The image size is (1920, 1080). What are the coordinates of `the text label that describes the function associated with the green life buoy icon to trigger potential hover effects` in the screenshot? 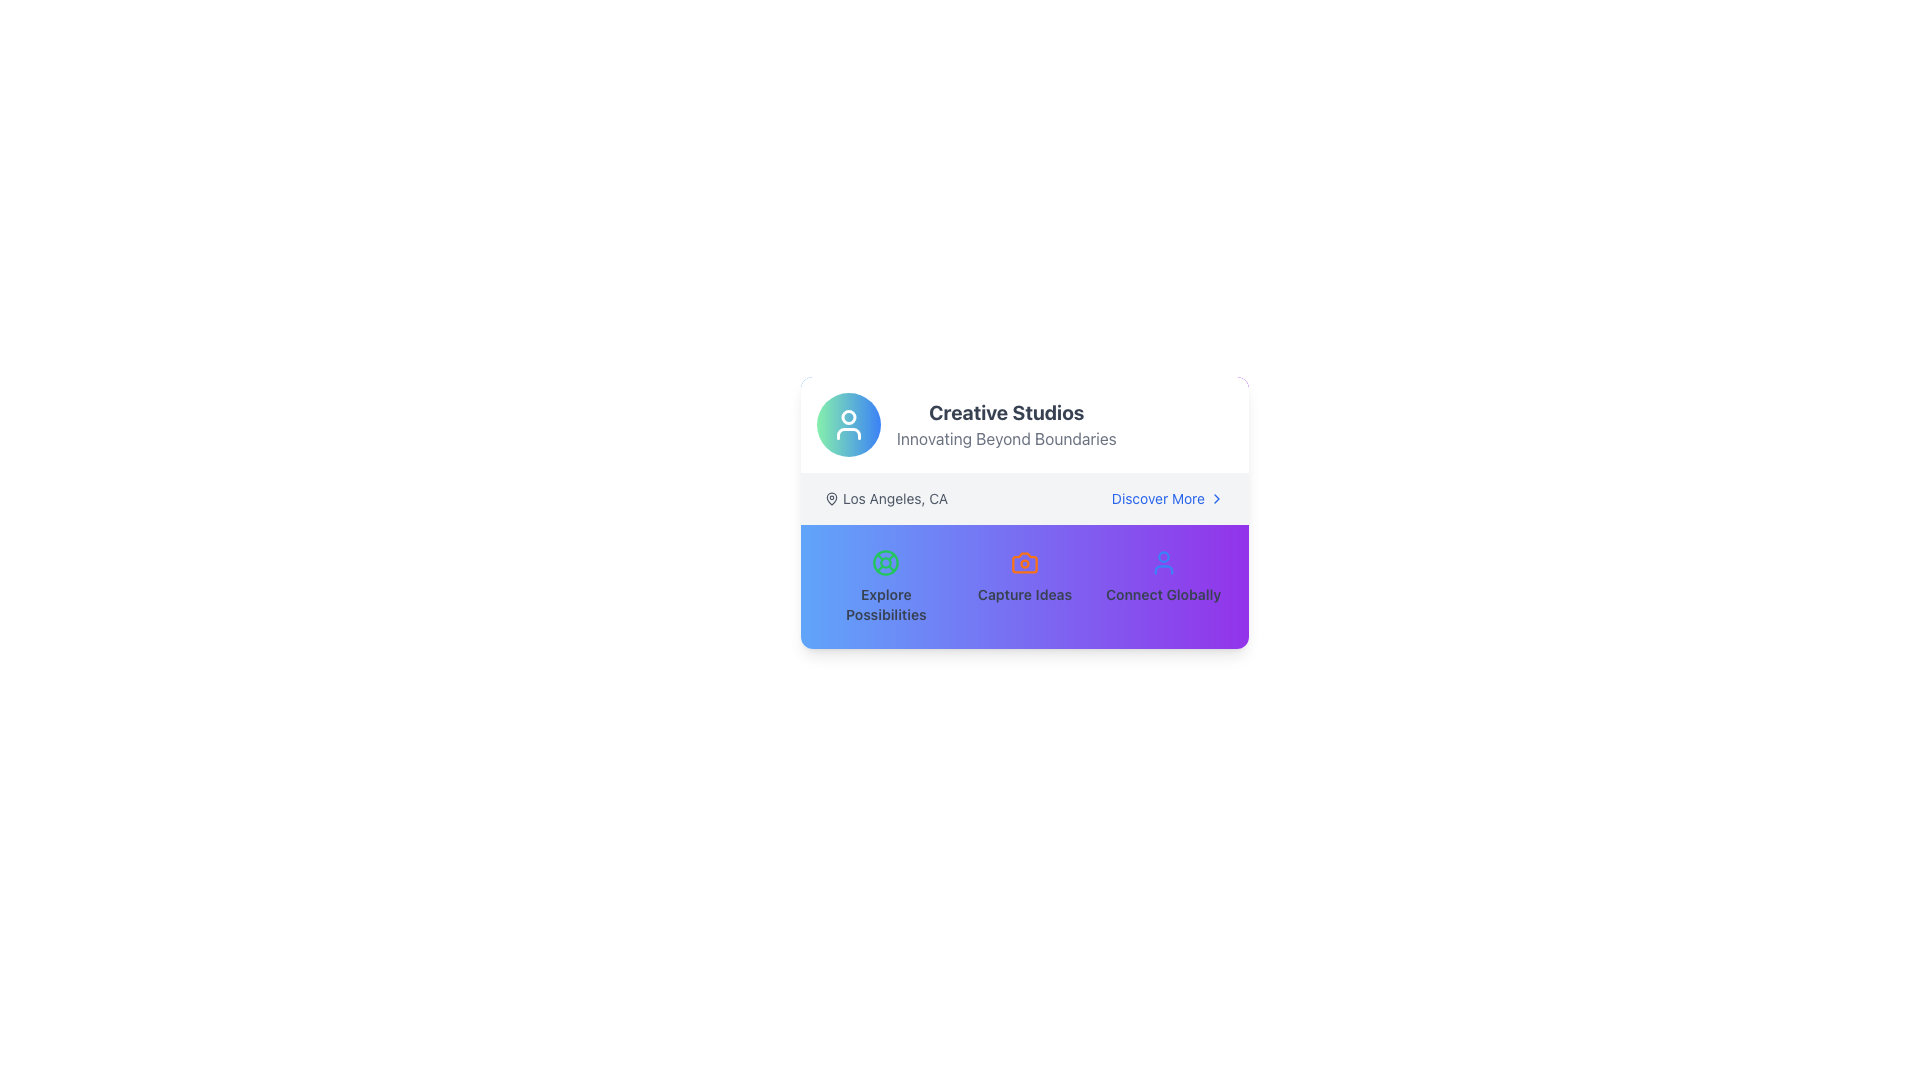 It's located at (885, 604).